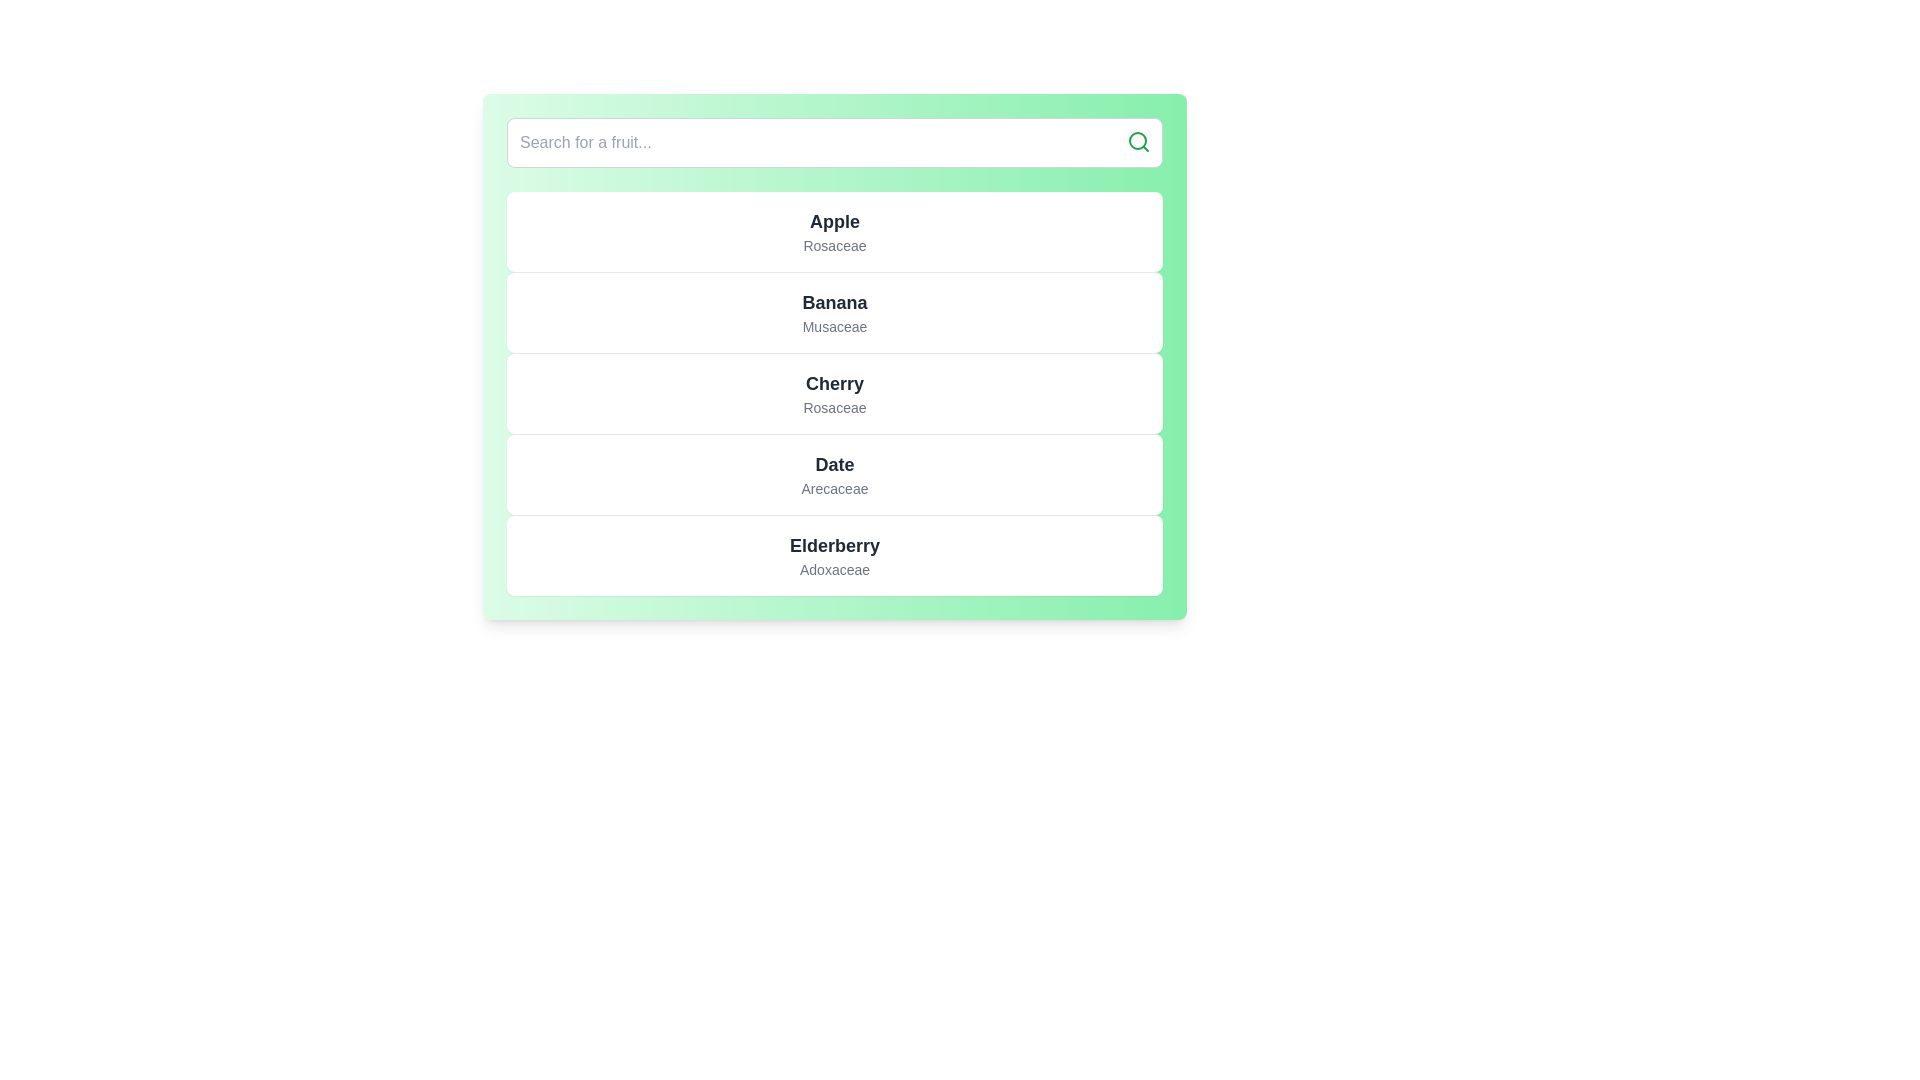 The height and width of the screenshot is (1080, 1920). I want to click on the green circular decoration within the search icon located at the top-right corner of the search bar, so click(1137, 140).